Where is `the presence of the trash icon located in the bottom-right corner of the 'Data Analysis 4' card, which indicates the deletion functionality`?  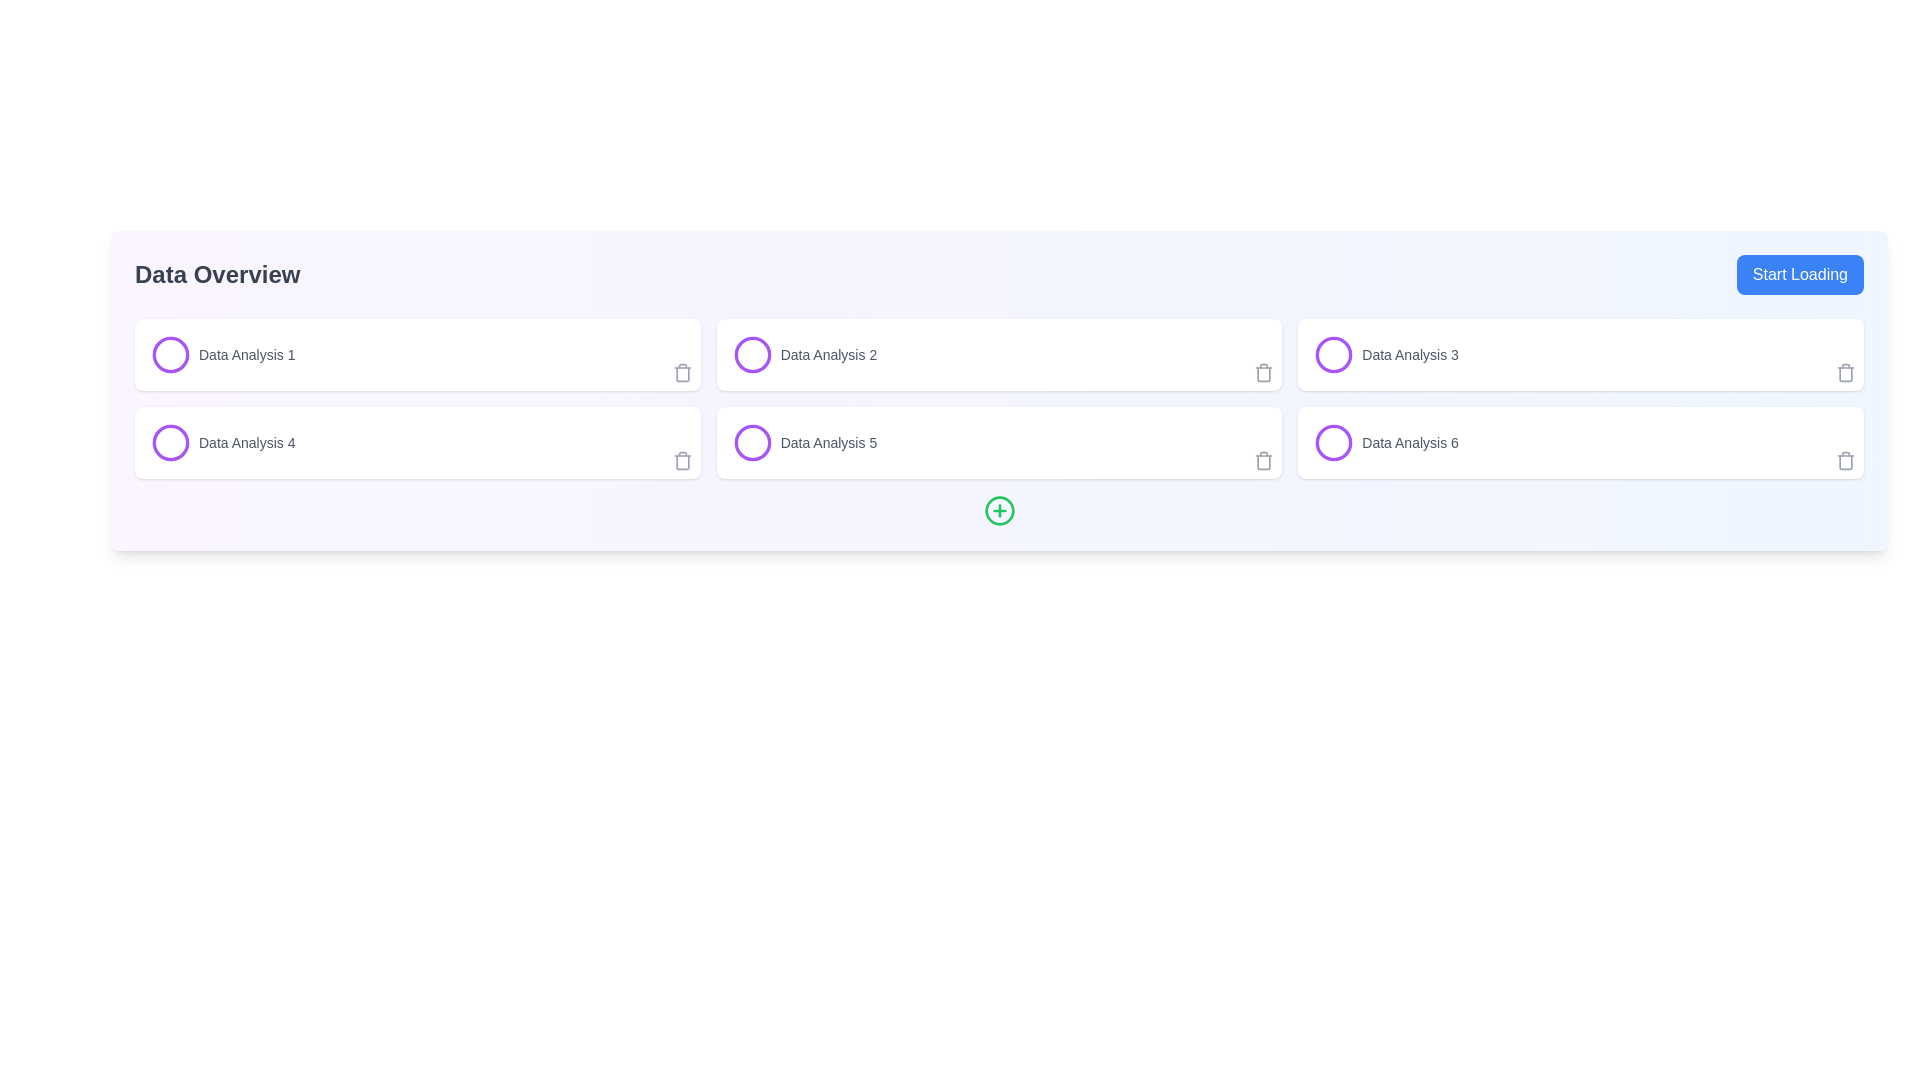
the presence of the trash icon located in the bottom-right corner of the 'Data Analysis 4' card, which indicates the deletion functionality is located at coordinates (682, 462).